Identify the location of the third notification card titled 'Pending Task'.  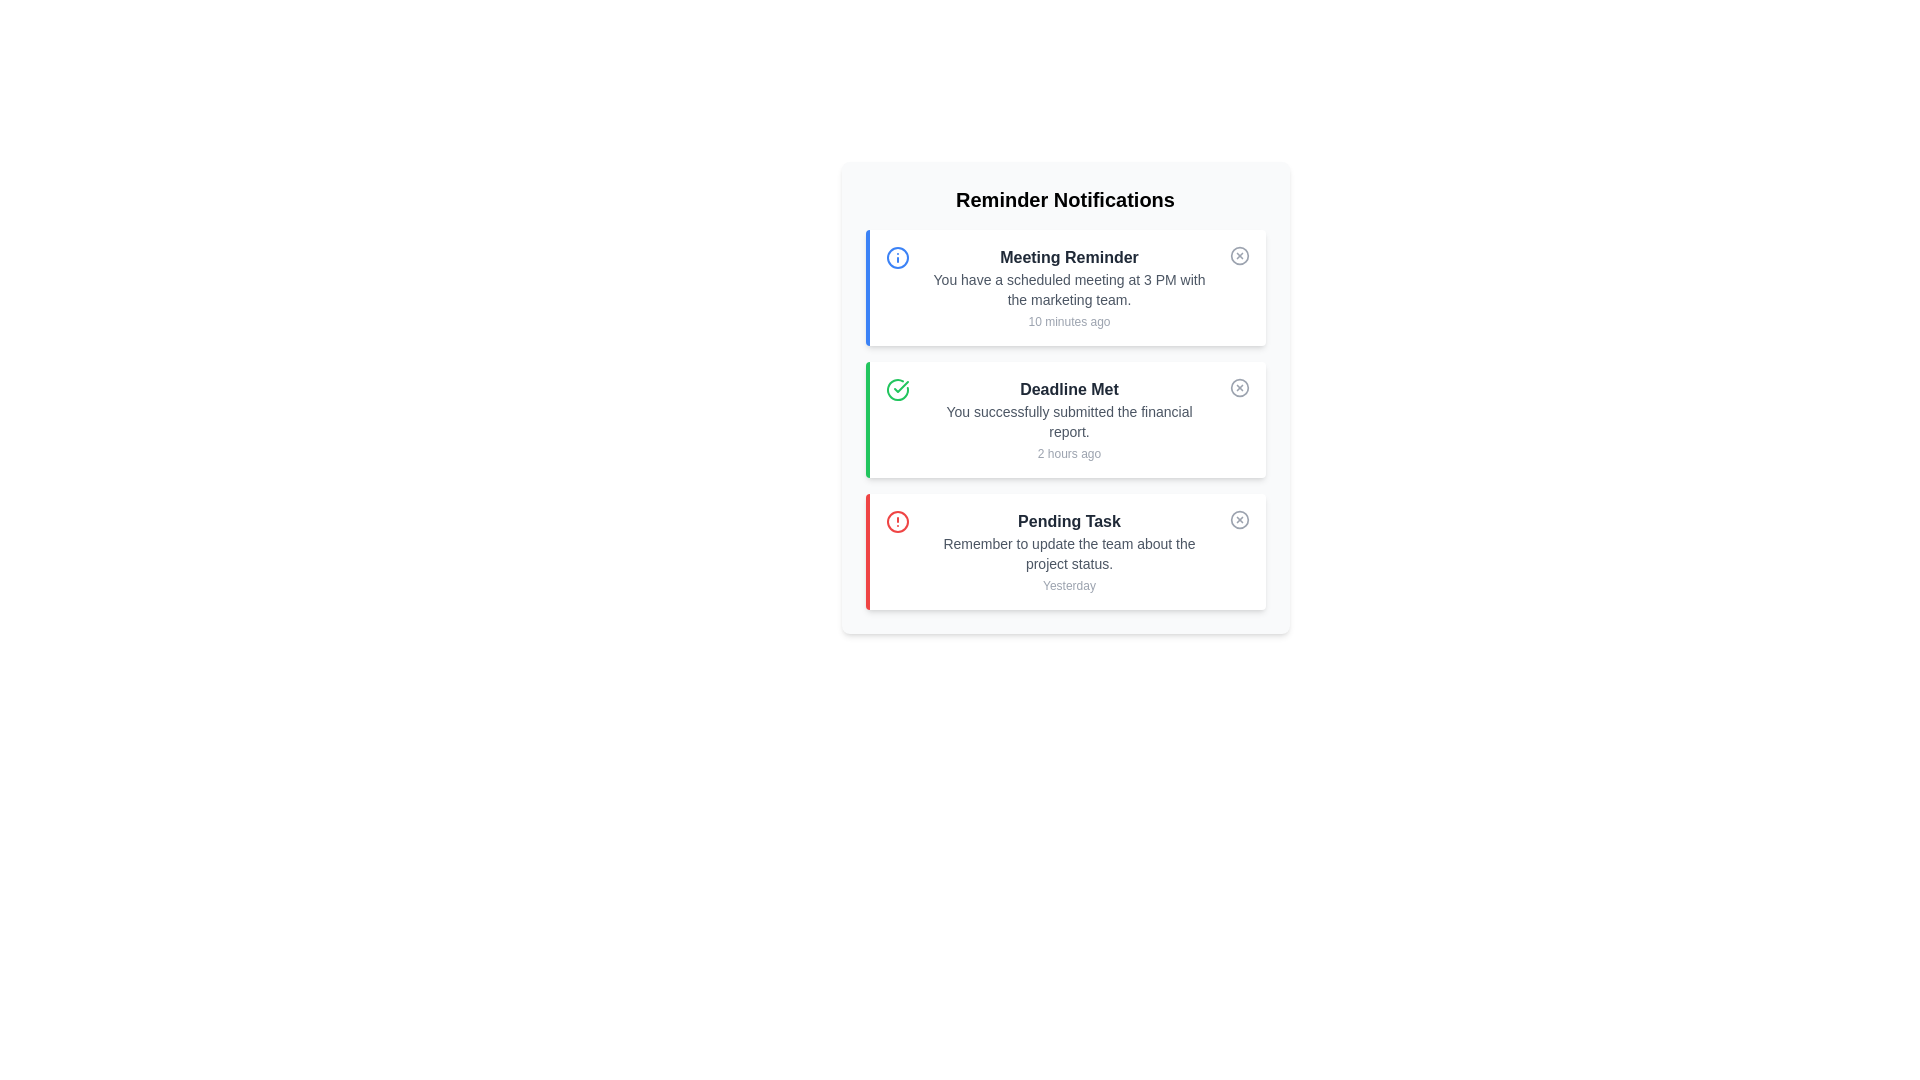
(1064, 551).